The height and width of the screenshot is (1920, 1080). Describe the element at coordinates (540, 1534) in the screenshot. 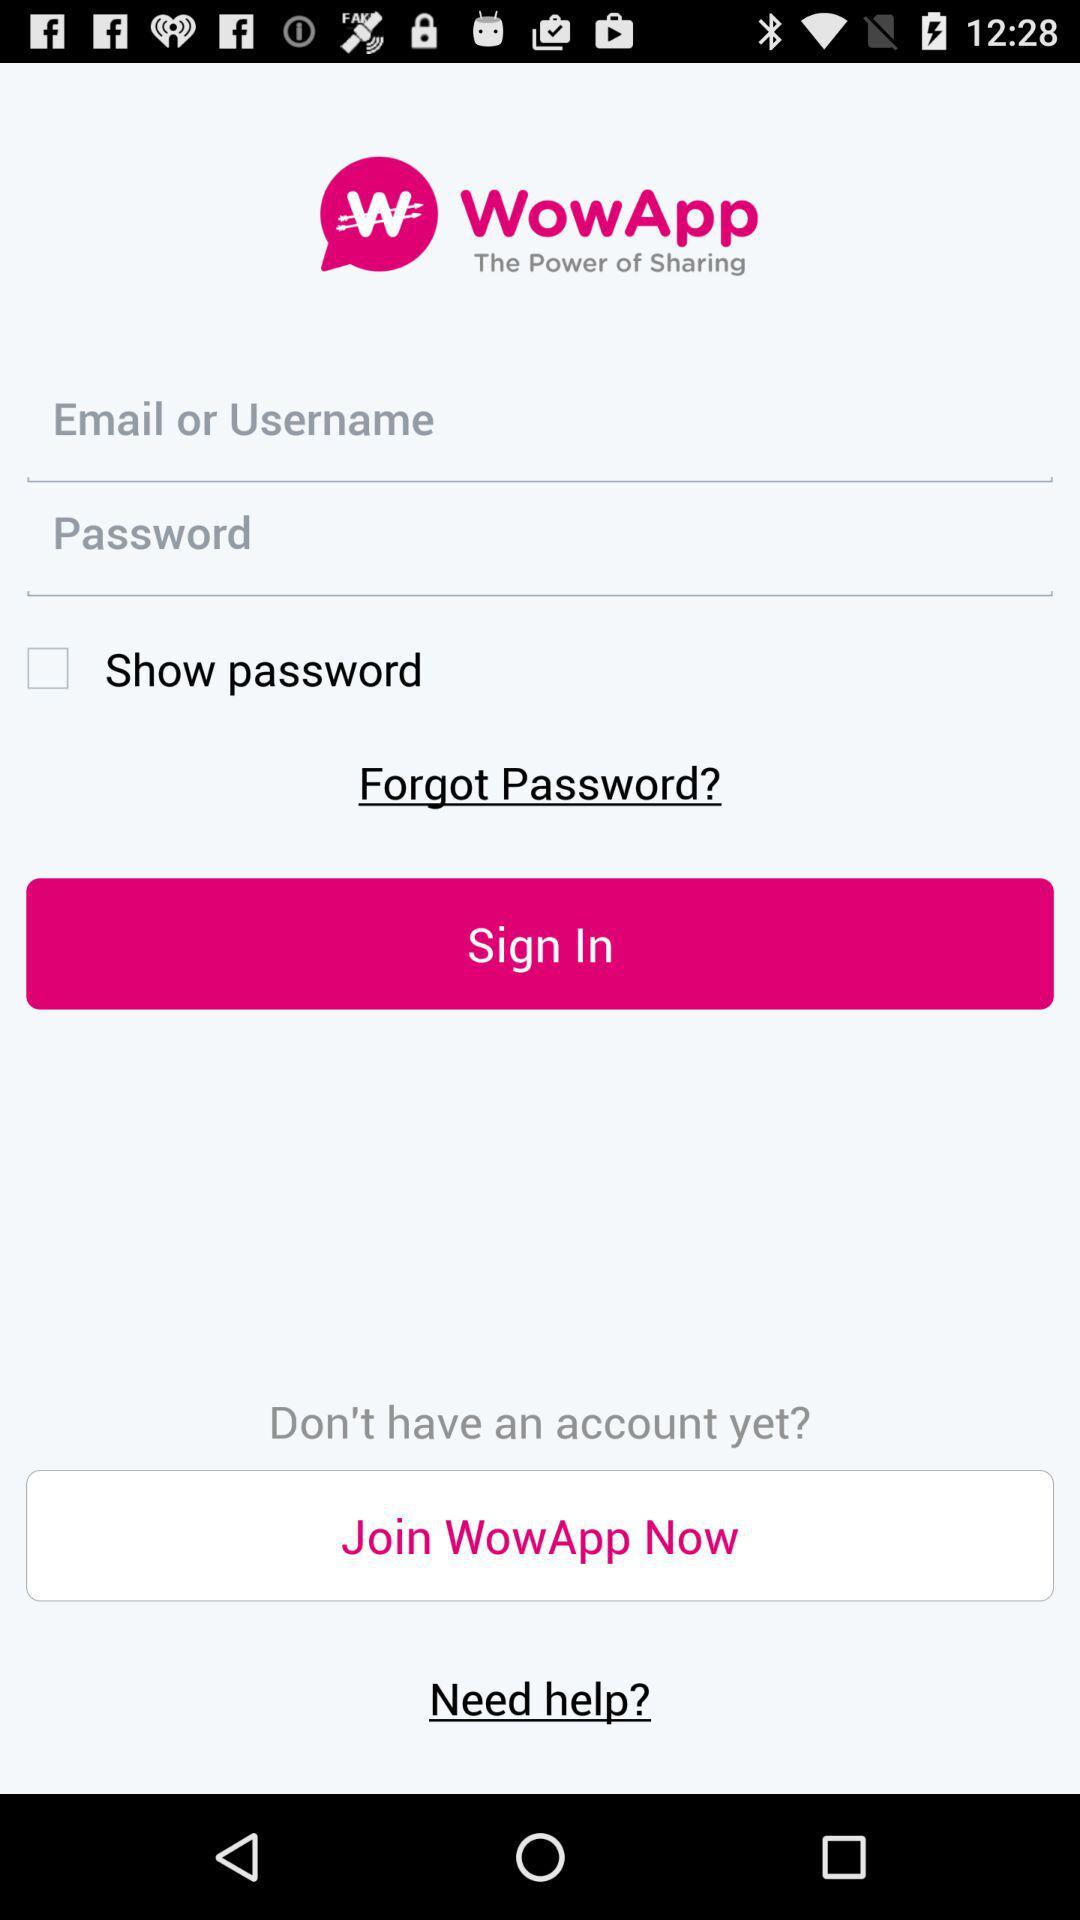

I see `join wowapp now item` at that location.